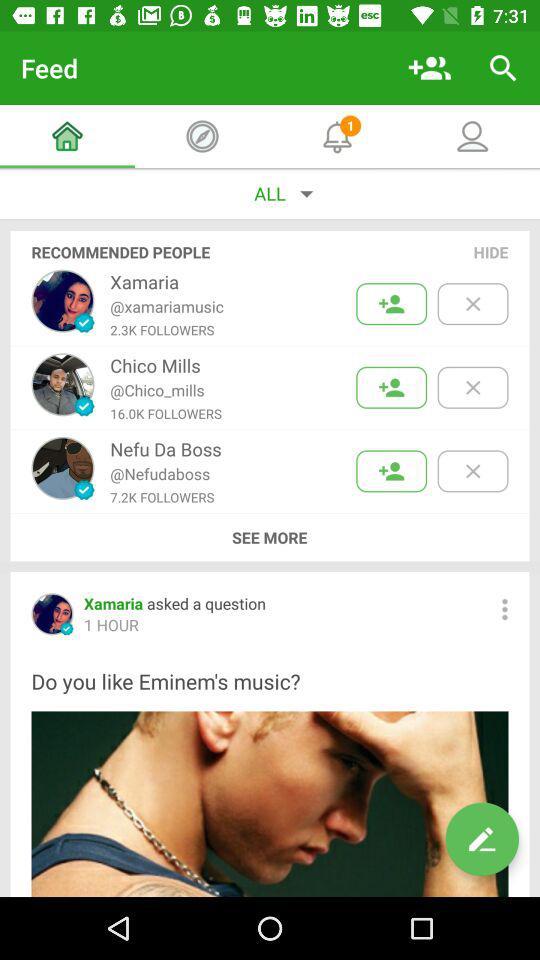  What do you see at coordinates (472, 304) in the screenshot?
I see `hide this person` at bounding box center [472, 304].